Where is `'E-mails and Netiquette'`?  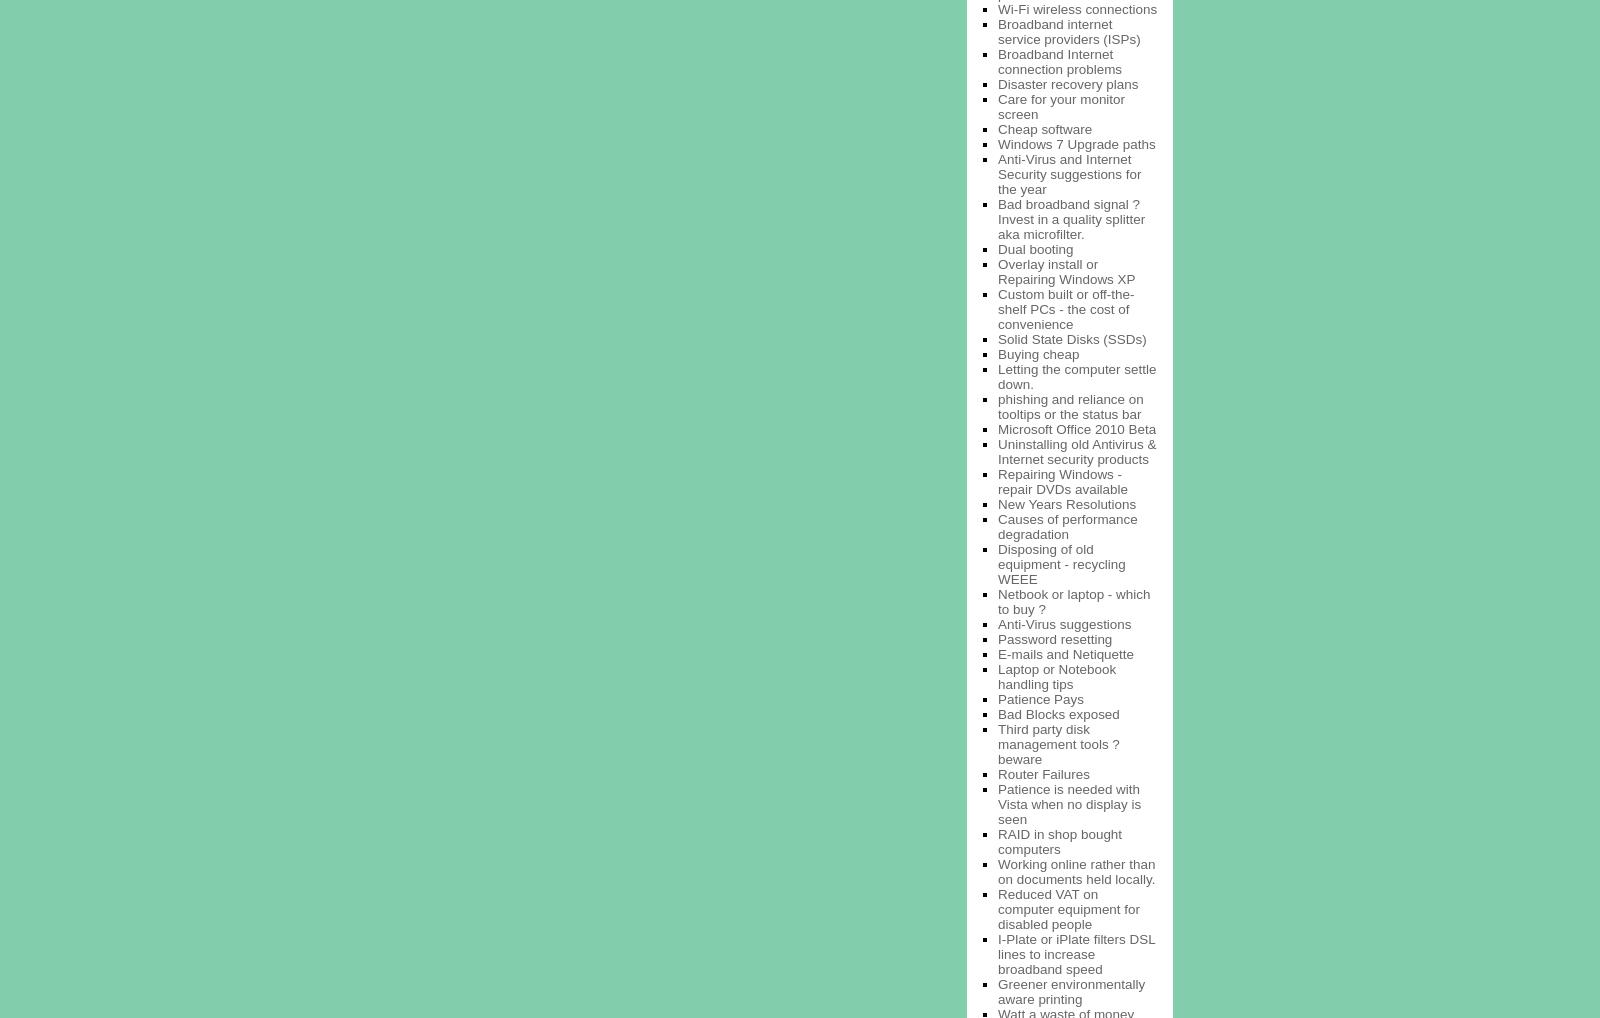 'E-mails and Netiquette' is located at coordinates (1066, 652).